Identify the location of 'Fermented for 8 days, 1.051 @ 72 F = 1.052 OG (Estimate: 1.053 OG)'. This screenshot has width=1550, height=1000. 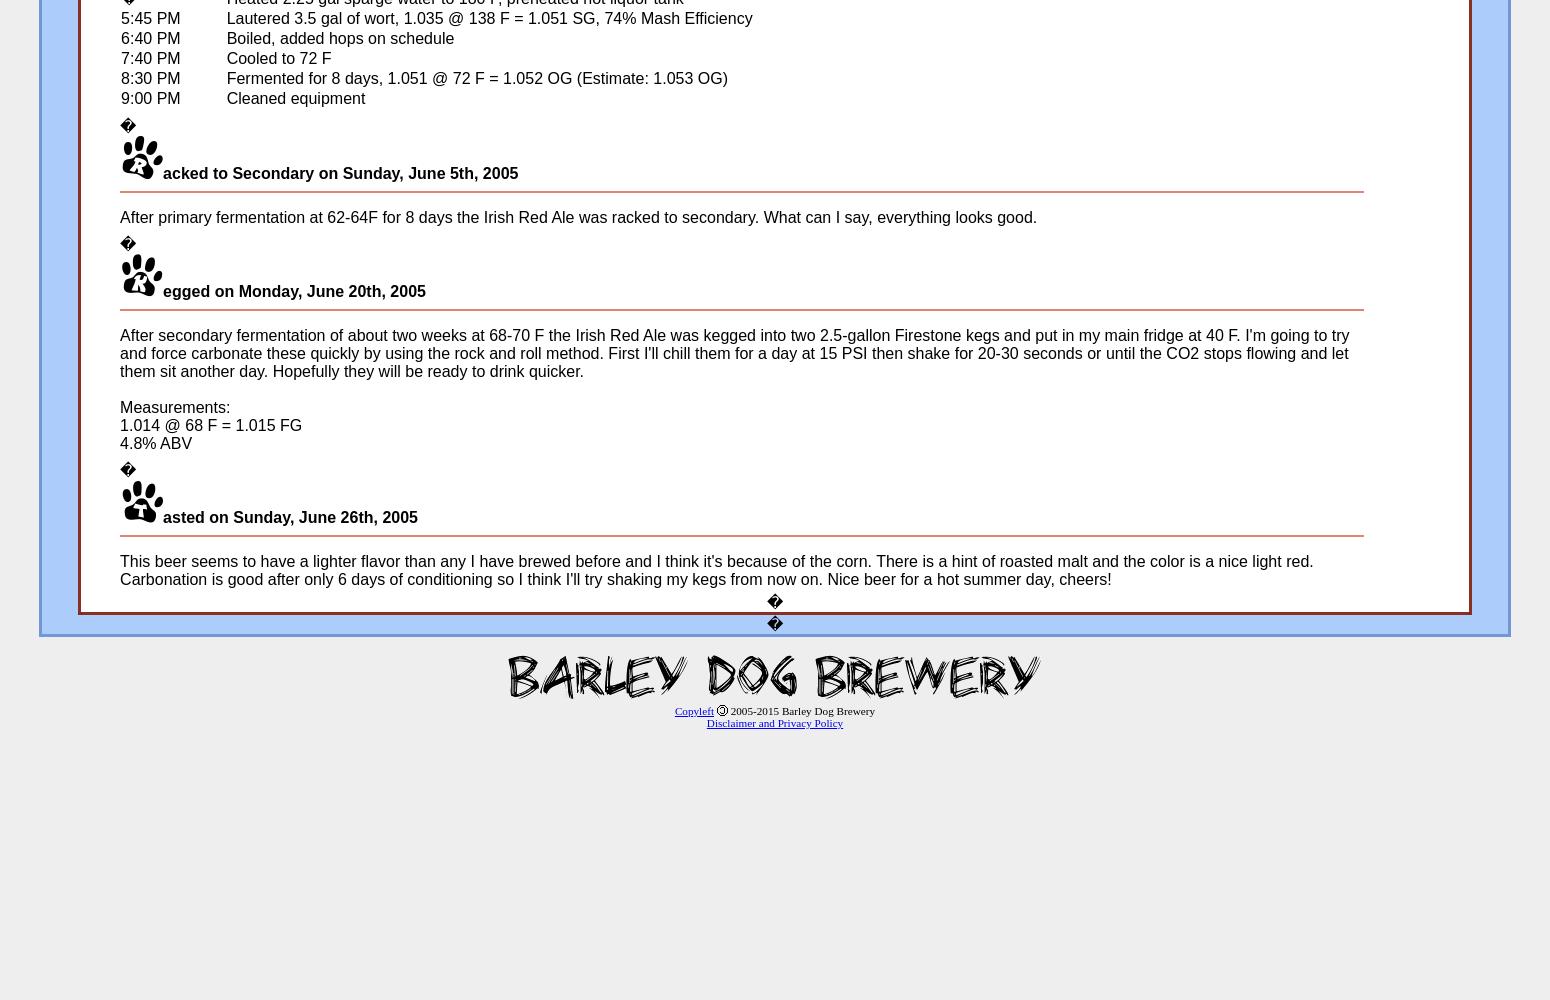
(475, 77).